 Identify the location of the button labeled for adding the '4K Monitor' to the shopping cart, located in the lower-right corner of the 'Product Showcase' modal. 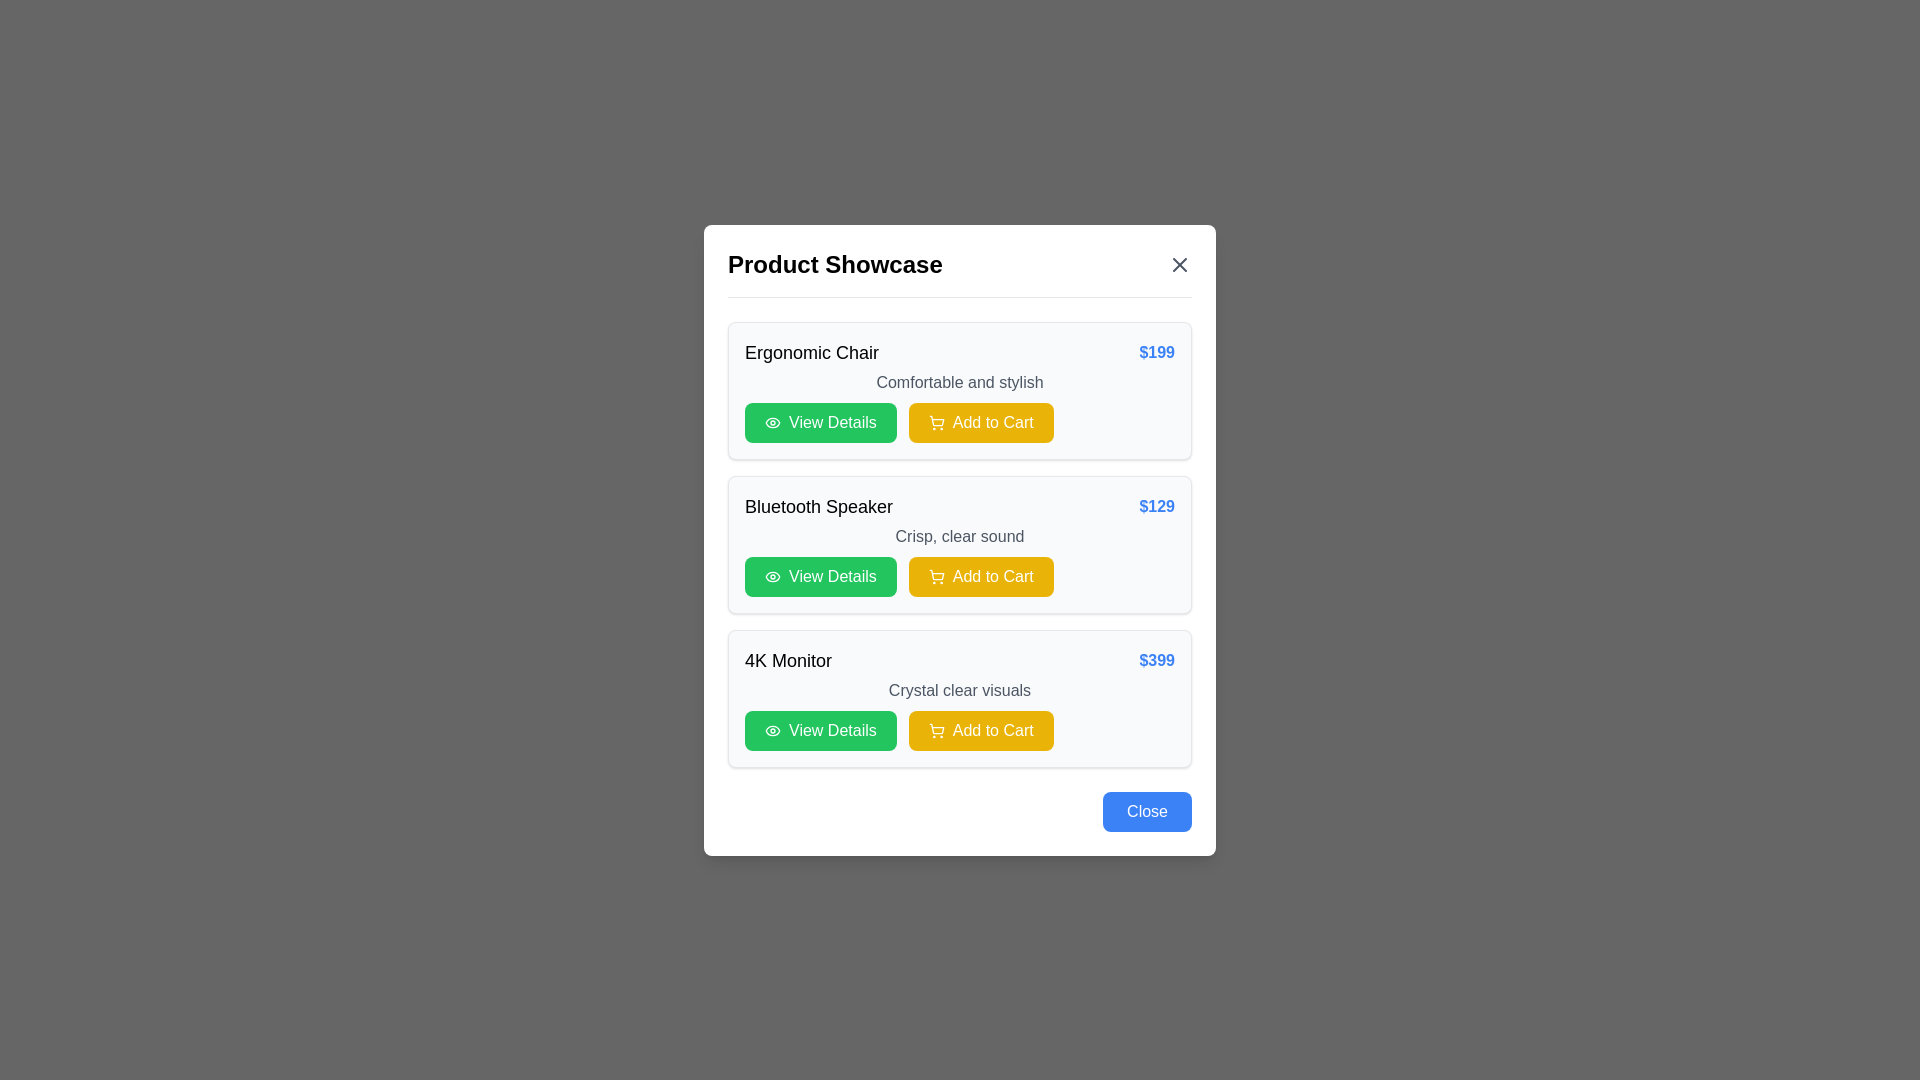
(993, 730).